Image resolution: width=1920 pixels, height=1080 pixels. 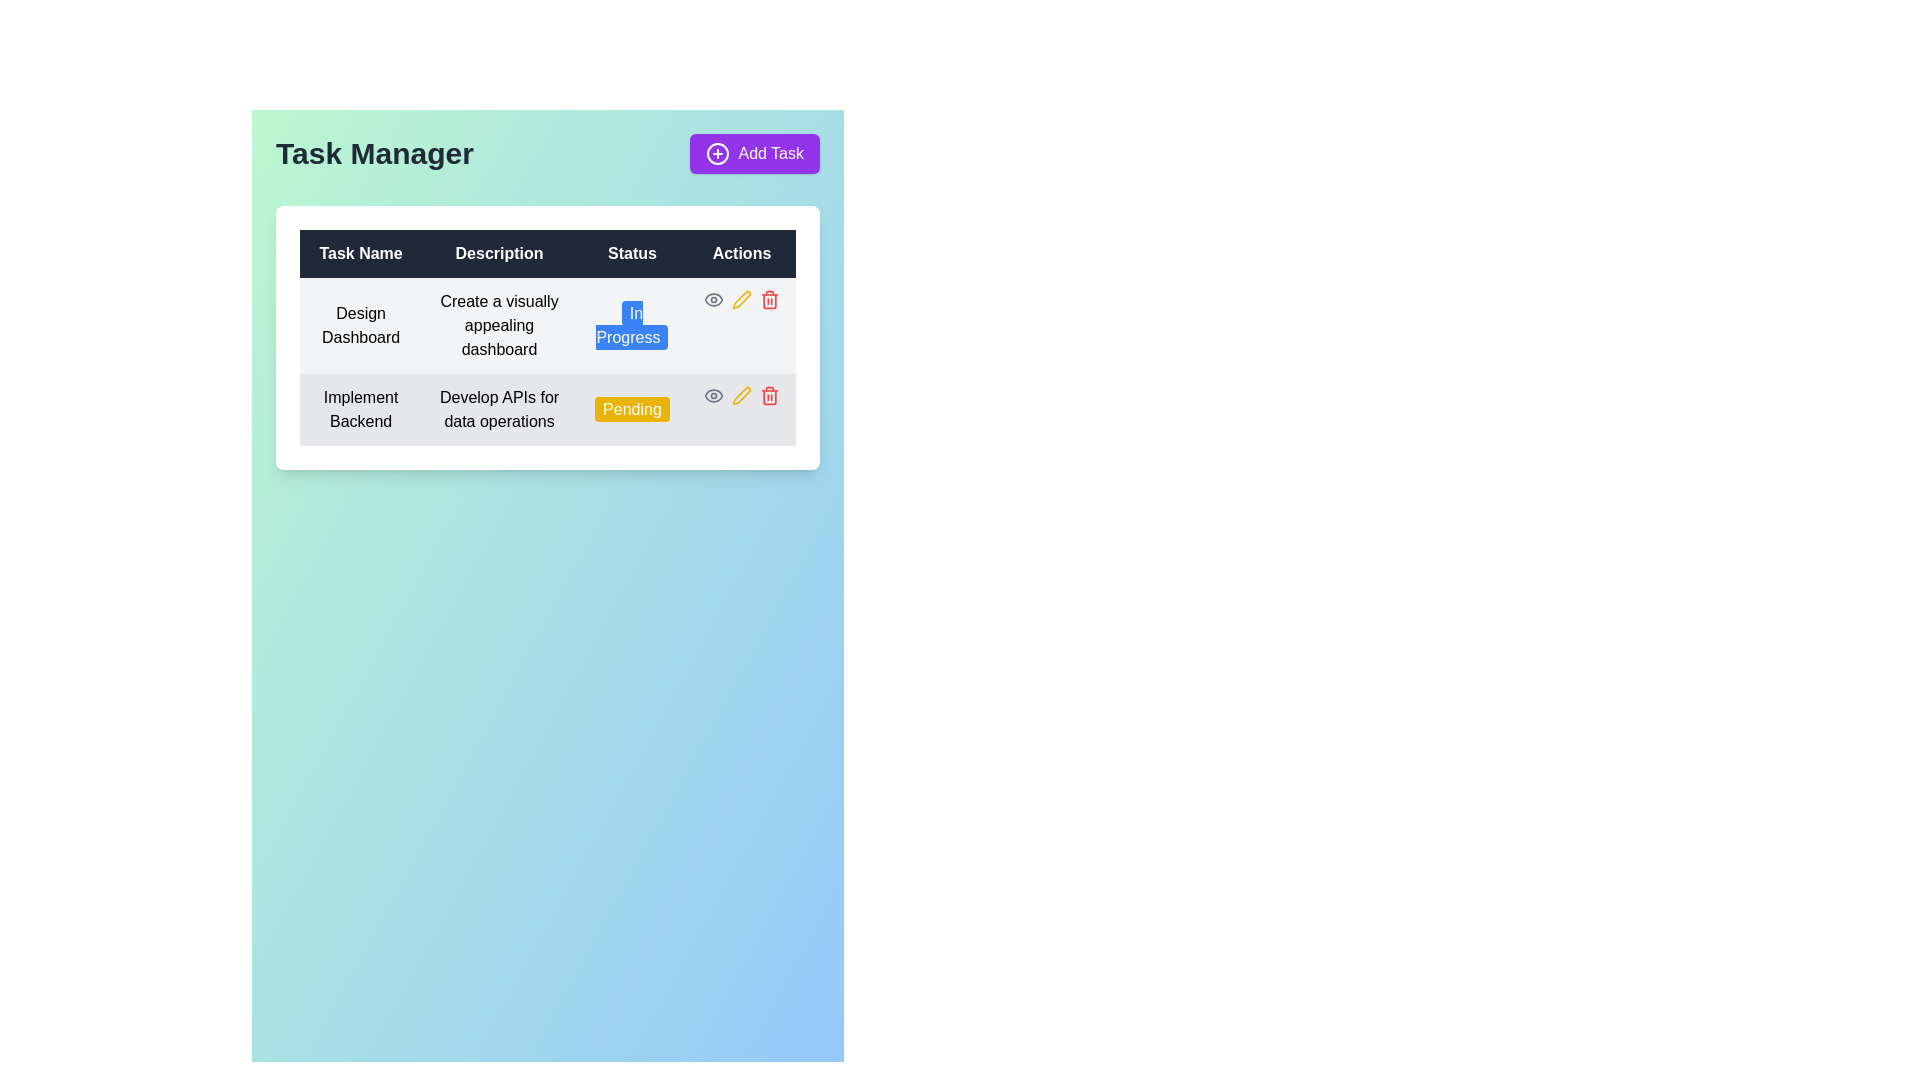 I want to click on text content of the rectangular text component labeled 'Implement Backend', which is styled with a clean sans-serif font and is located in the first column of the second row of the task table under the 'Task Name' column, so click(x=361, y=408).